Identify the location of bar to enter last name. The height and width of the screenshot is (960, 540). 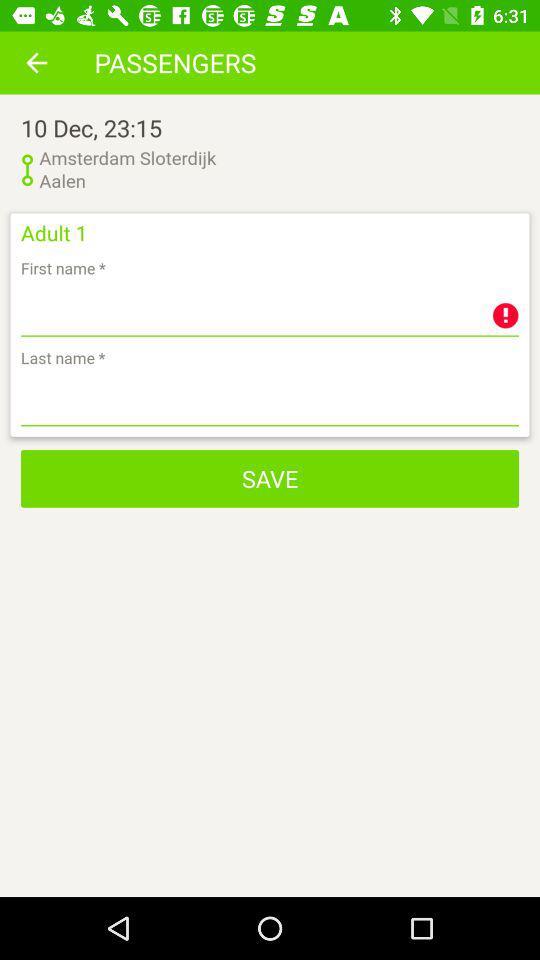
(270, 399).